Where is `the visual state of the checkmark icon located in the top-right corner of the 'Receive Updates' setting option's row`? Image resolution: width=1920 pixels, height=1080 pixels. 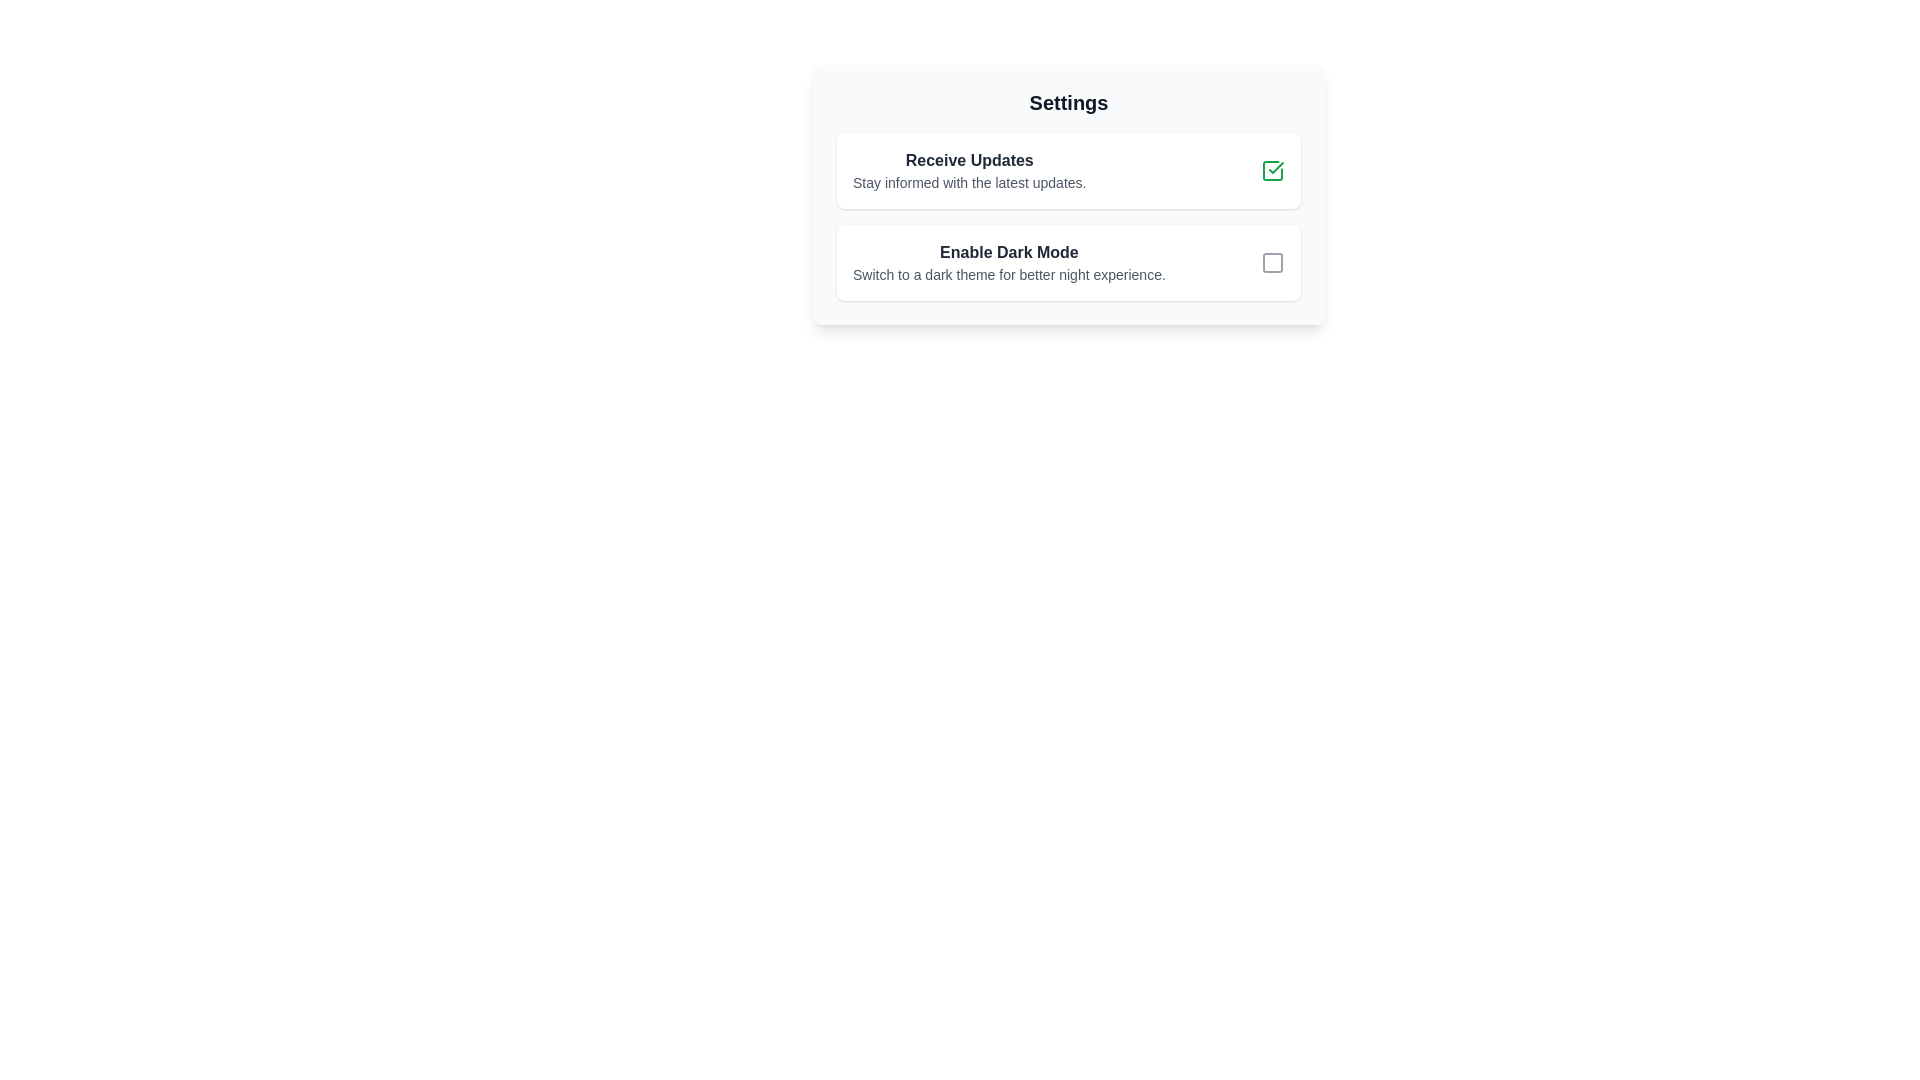 the visual state of the checkmark icon located in the top-right corner of the 'Receive Updates' setting option's row is located at coordinates (1275, 167).